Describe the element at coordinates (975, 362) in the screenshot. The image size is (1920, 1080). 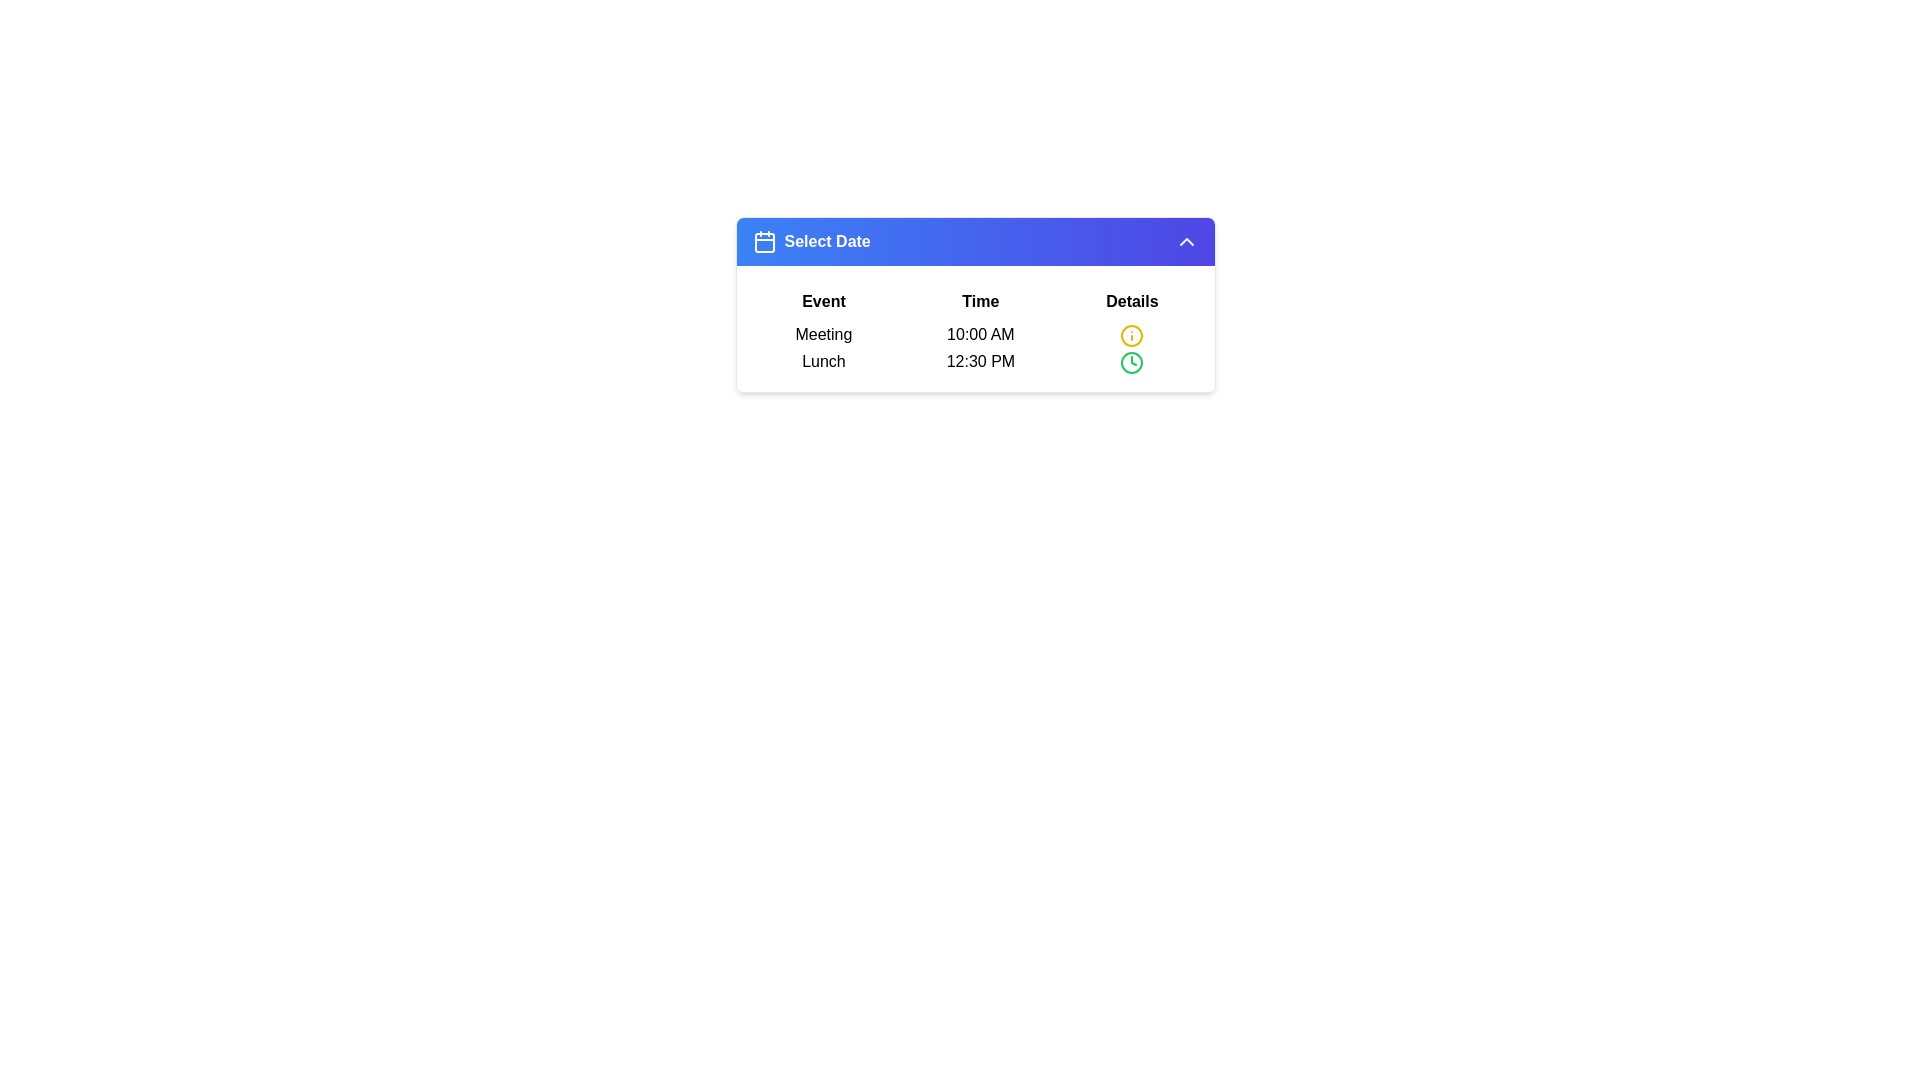
I see `event information from the second row of the table that displays 'Lunch 12:30 PM' and a clock symbol` at that location.